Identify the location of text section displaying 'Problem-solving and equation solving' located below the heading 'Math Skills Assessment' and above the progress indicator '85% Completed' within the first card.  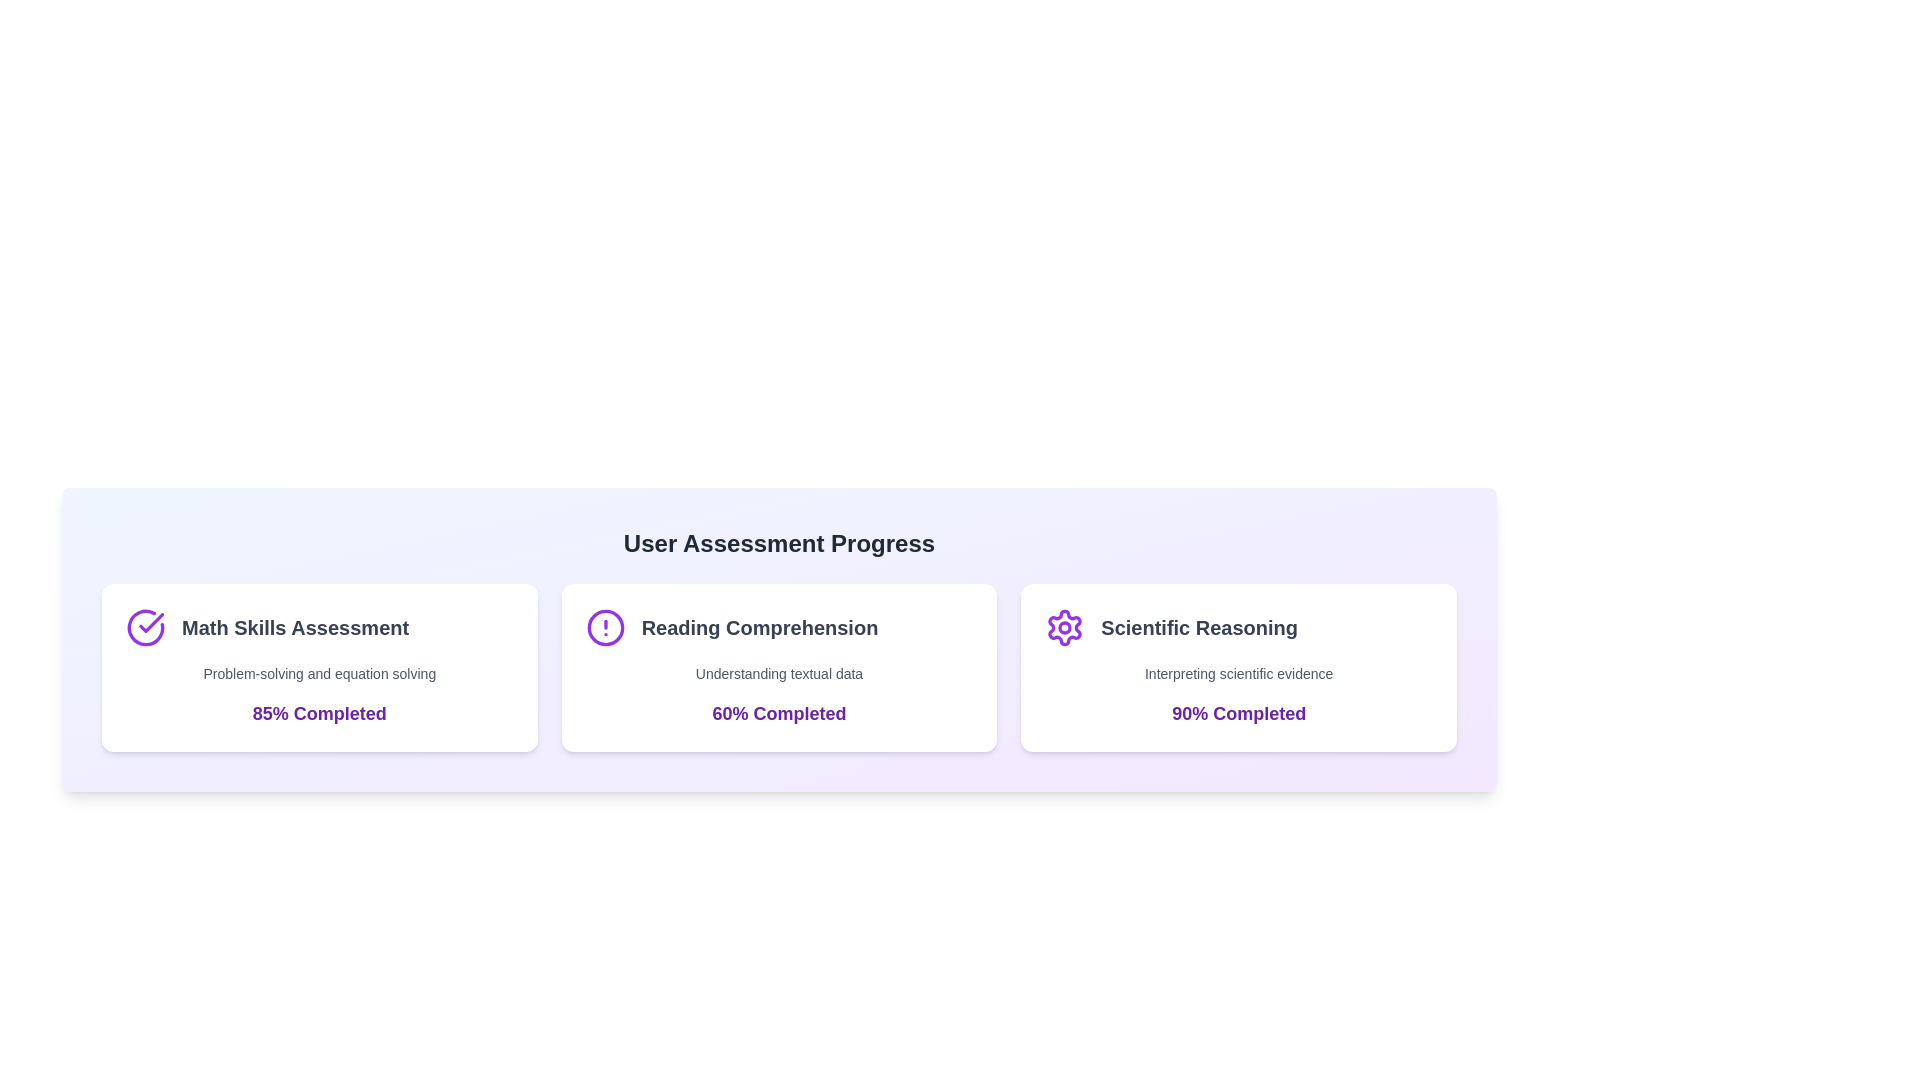
(318, 674).